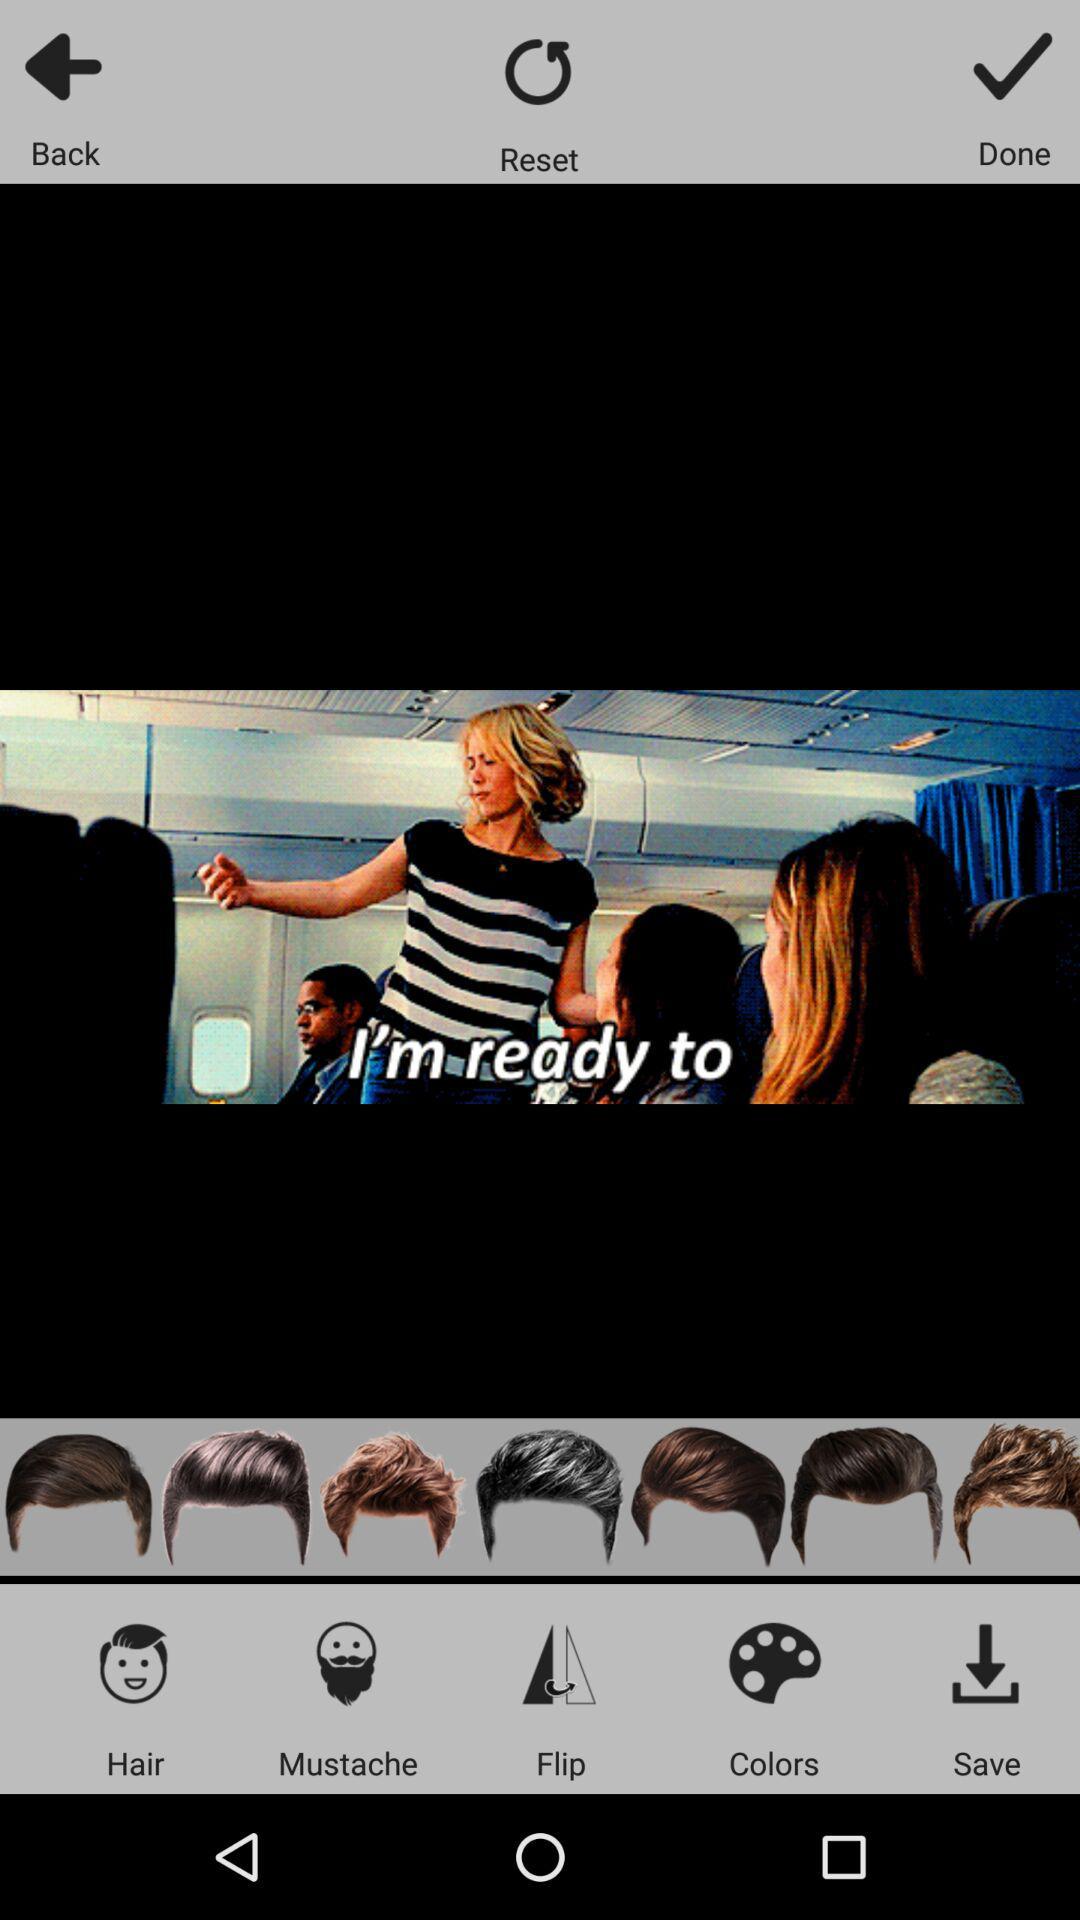  I want to click on go back, so click(64, 65).